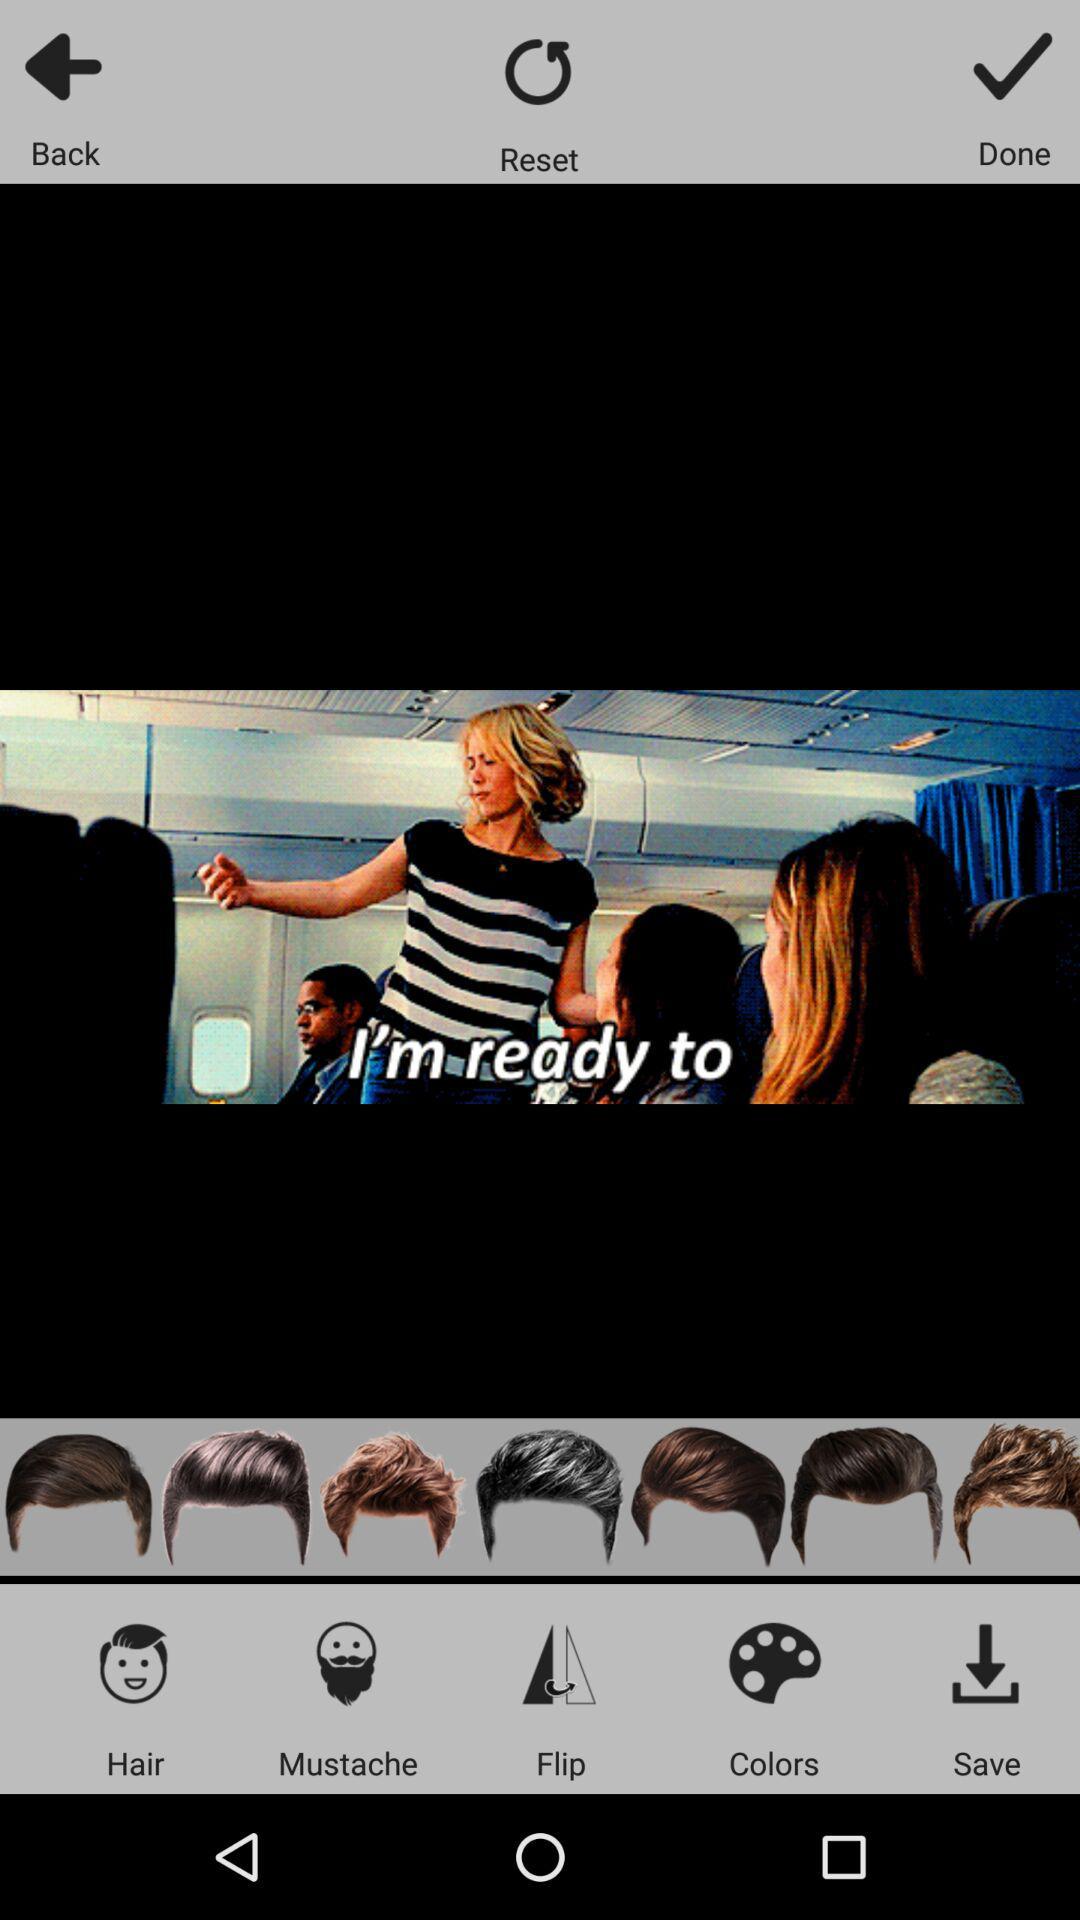  I want to click on go back, so click(64, 65).